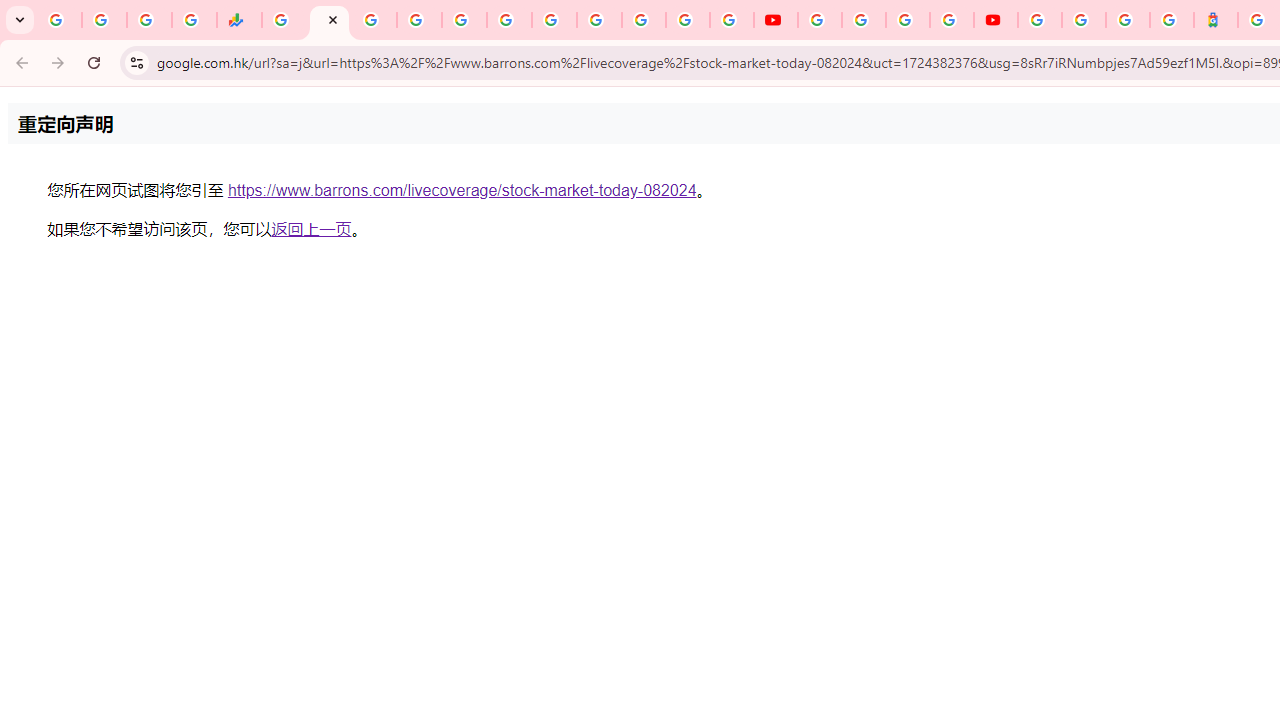  I want to click on 'Google Account Help', so click(864, 20).